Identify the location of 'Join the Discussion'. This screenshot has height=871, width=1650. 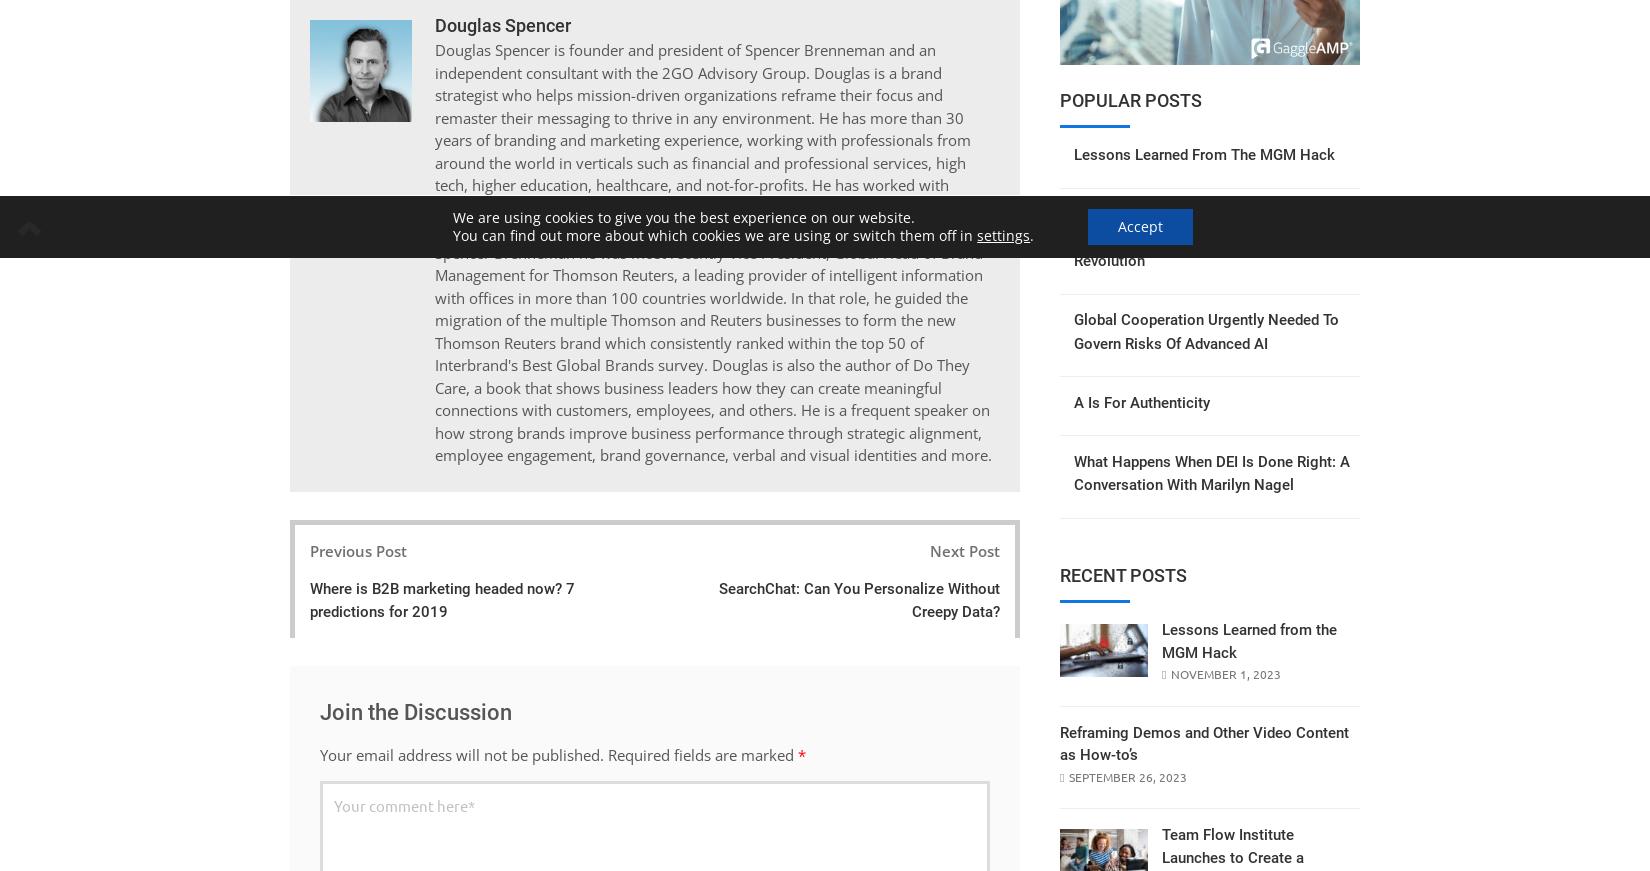
(414, 710).